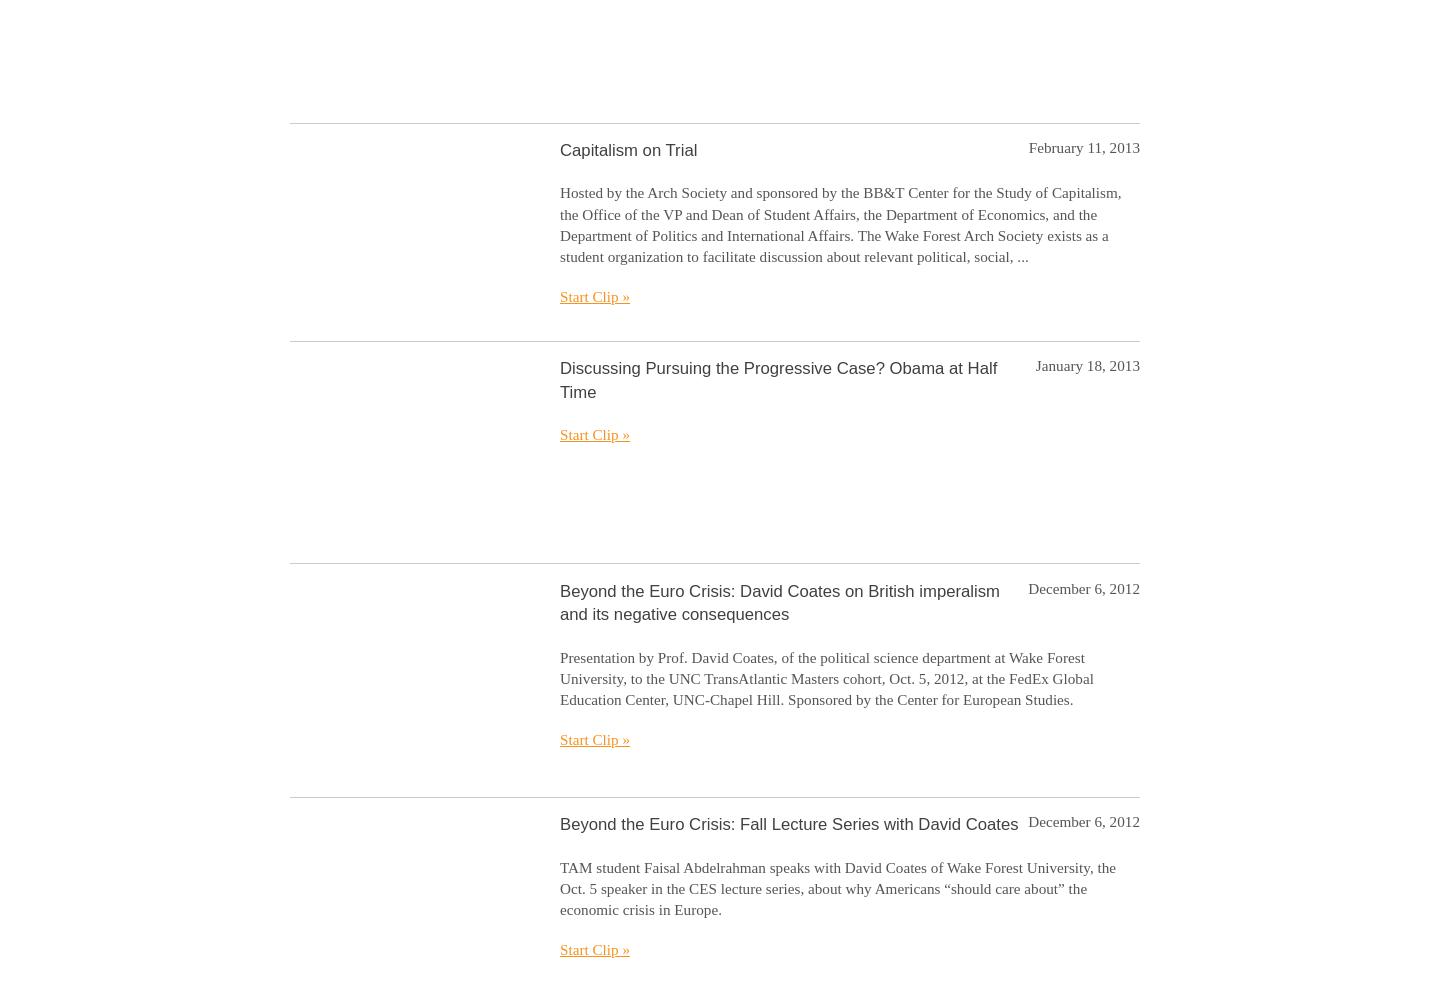 Image resolution: width=1440 pixels, height=989 pixels. What do you see at coordinates (826, 676) in the screenshot?
I see `'Presentation by Prof. David Coates, of the political science department at Wake Forest University, to the UNC TransAtlantic Masters cohort, Oct. 5, 2012, at the FedEx Global Education Center, UNC-Chapel Hill. Sponsored by the Center for European Studies.'` at bounding box center [826, 676].